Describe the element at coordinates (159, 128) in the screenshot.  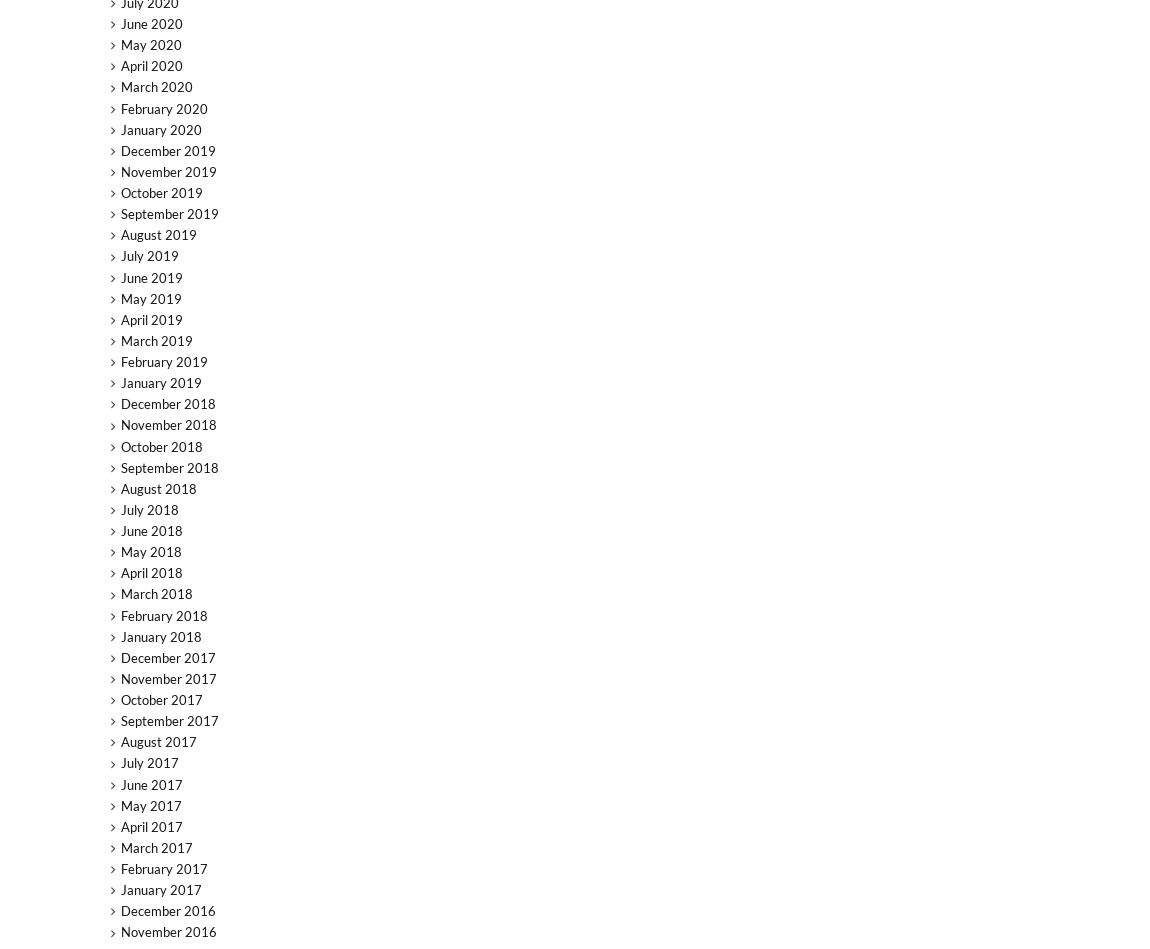
I see `'January 2020'` at that location.